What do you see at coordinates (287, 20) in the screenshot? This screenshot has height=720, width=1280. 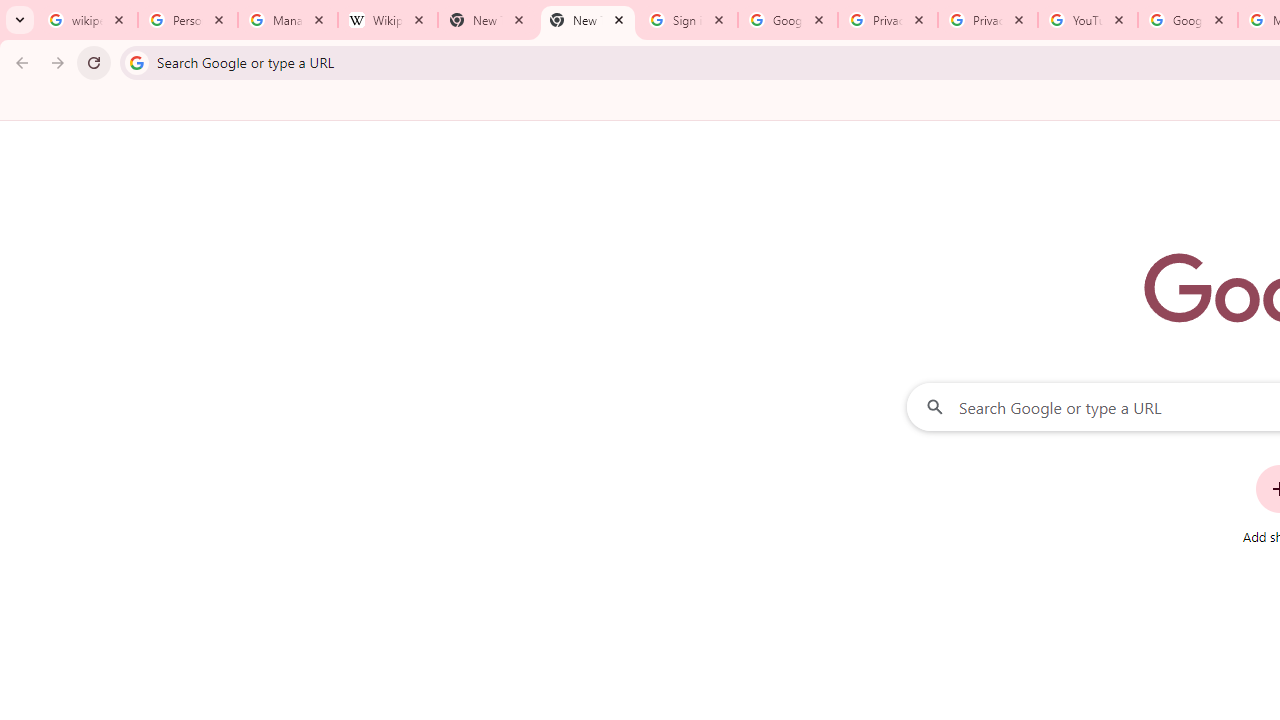 I see `'Manage your Location History - Google Search Help'` at bounding box center [287, 20].